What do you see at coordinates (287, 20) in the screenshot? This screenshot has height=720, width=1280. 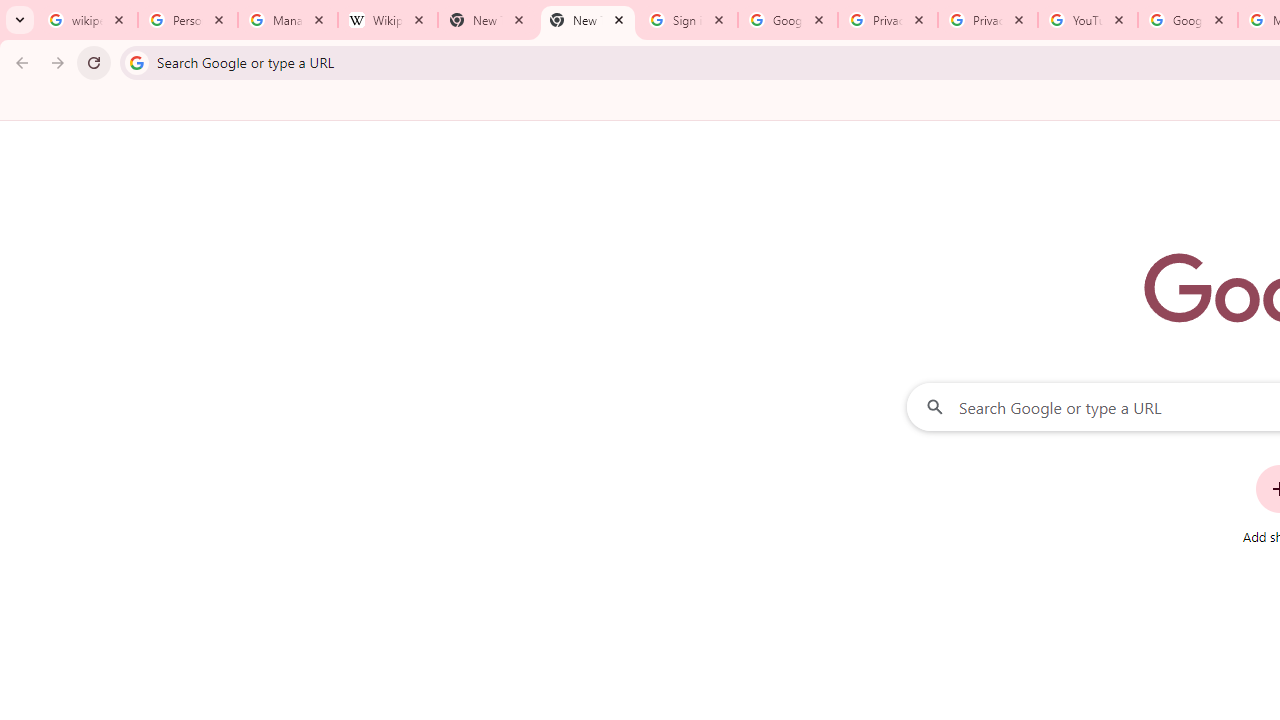 I see `'Manage your Location History - Google Search Help'` at bounding box center [287, 20].